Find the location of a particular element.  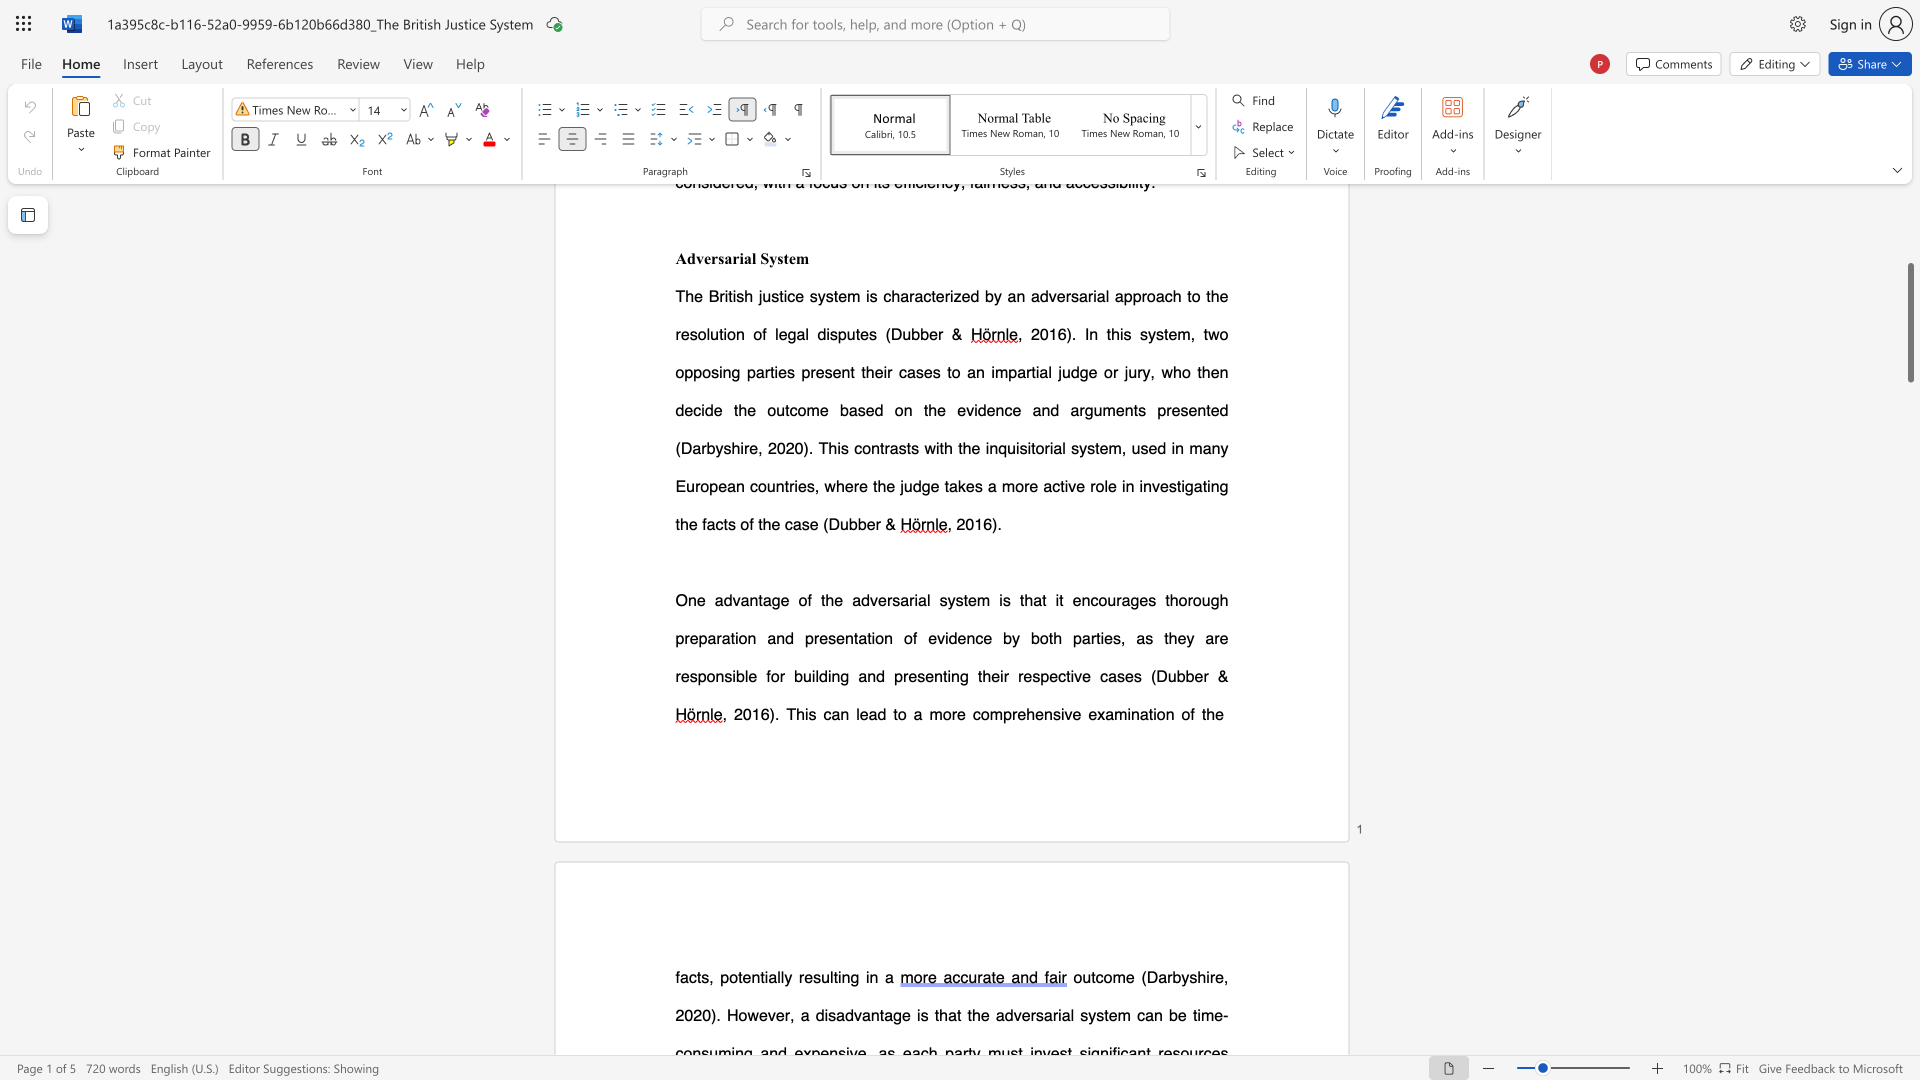

the subset text "sive examination o" within the text ". This can lead to a more comprehensive examination of the" is located at coordinates (1051, 713).